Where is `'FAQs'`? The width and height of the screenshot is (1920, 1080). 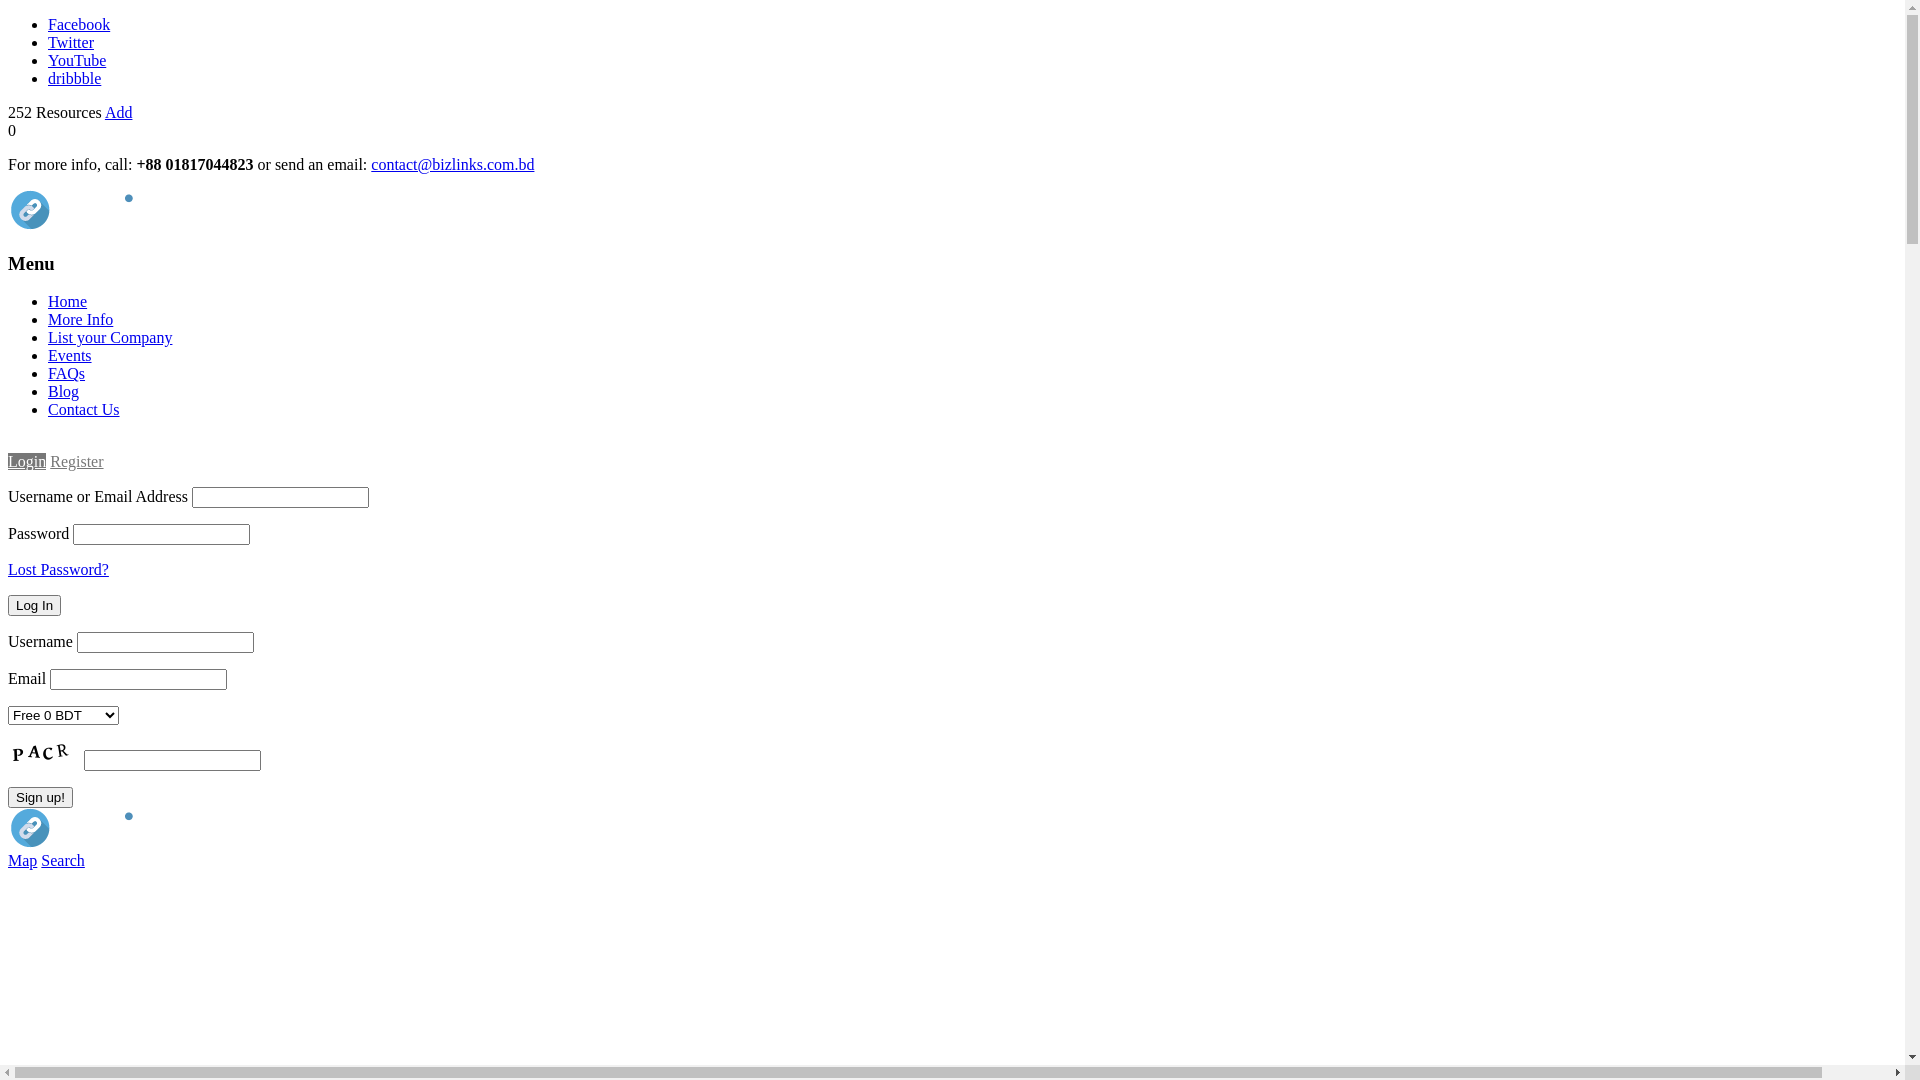 'FAQs' is located at coordinates (48, 373).